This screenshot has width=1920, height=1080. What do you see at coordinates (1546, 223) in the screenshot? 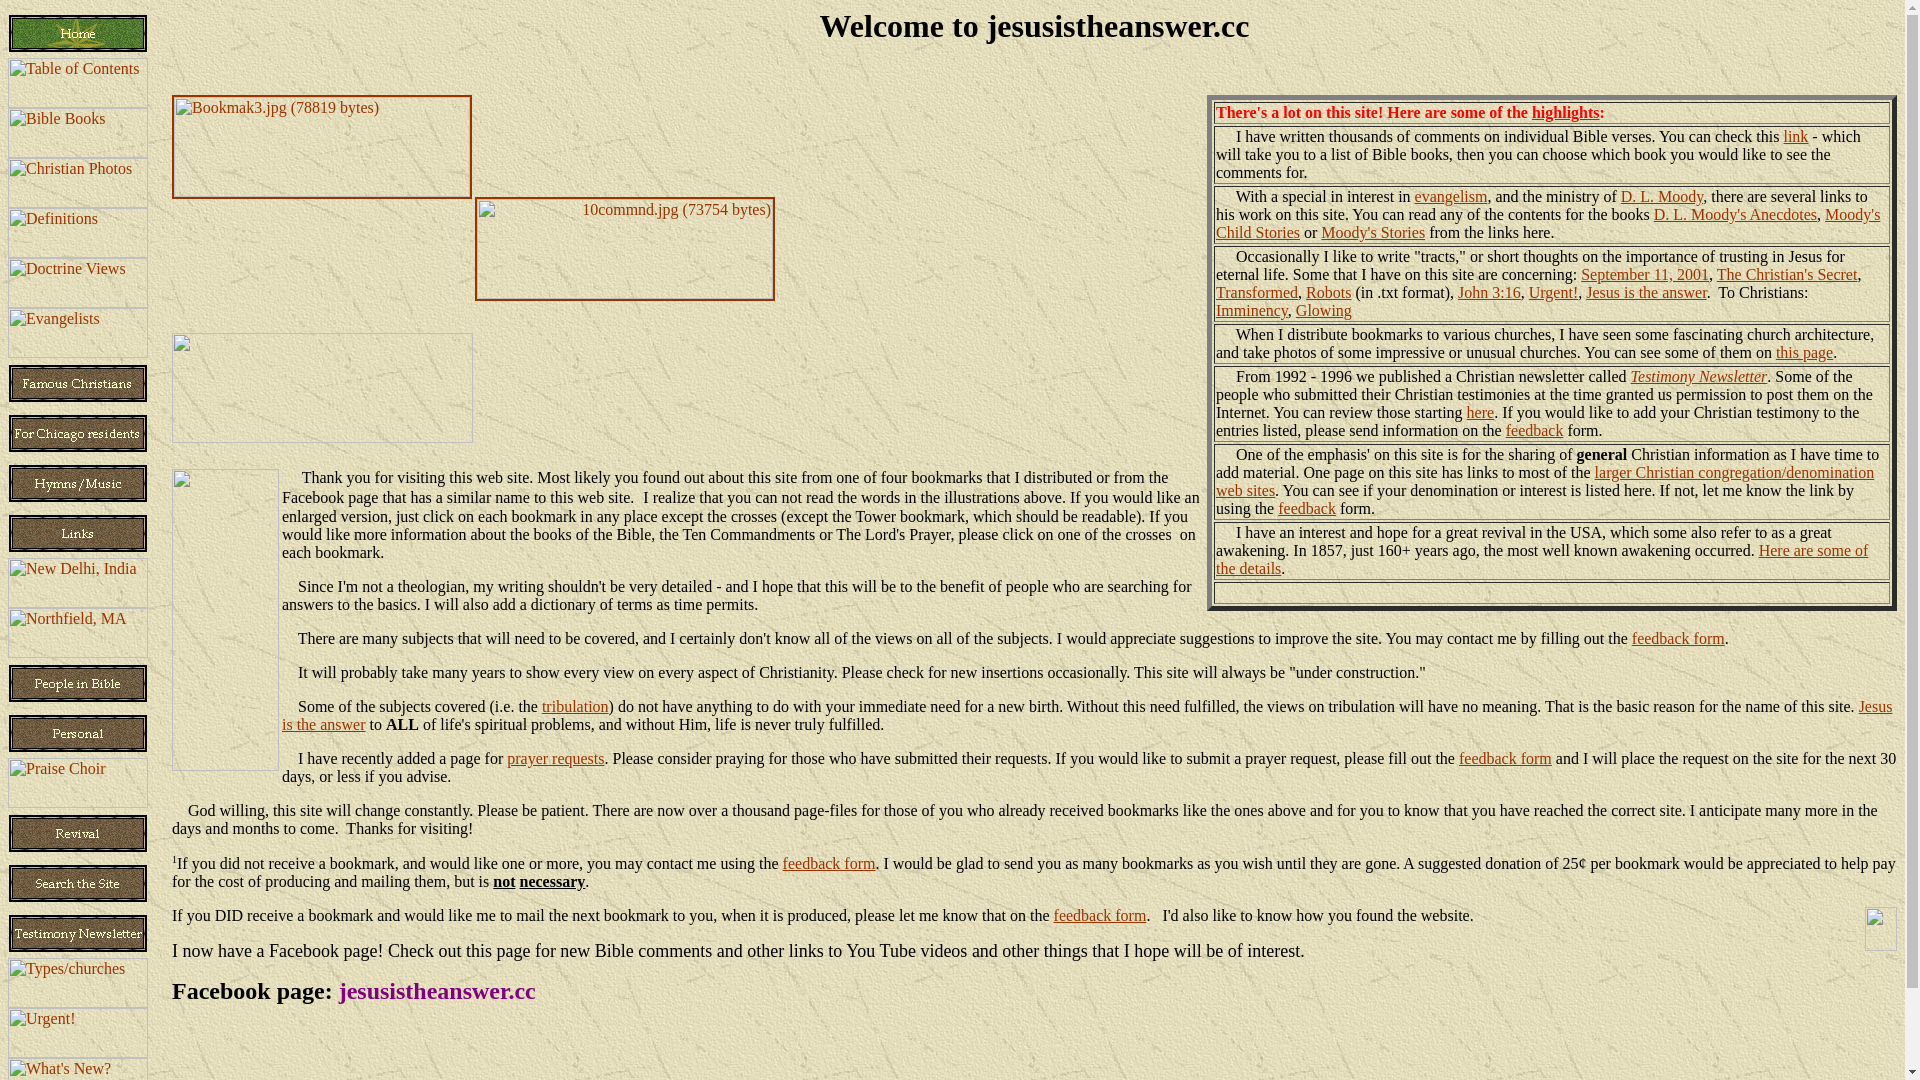
I see `'Moody's Child Stories'` at bounding box center [1546, 223].